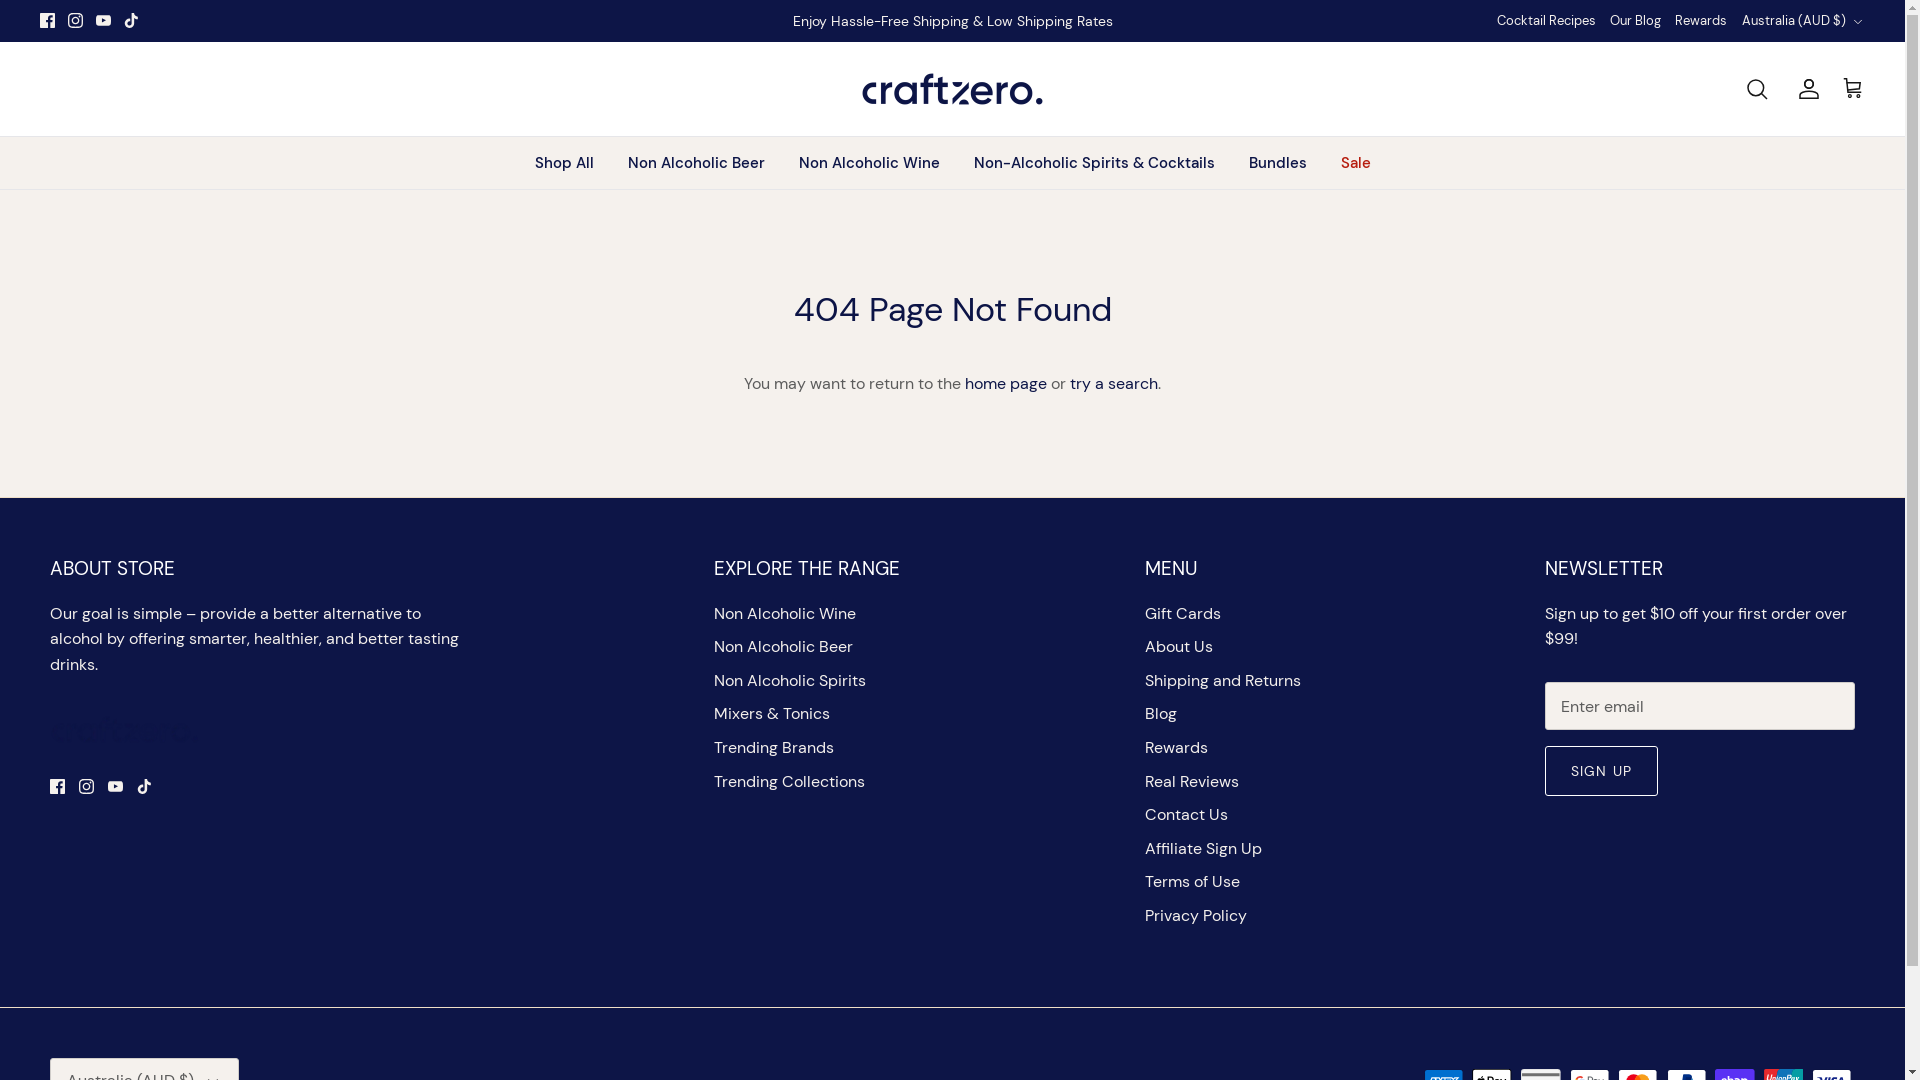 The image size is (1920, 1080). Describe the element at coordinates (788, 780) in the screenshot. I see `'Trending Collections'` at that location.